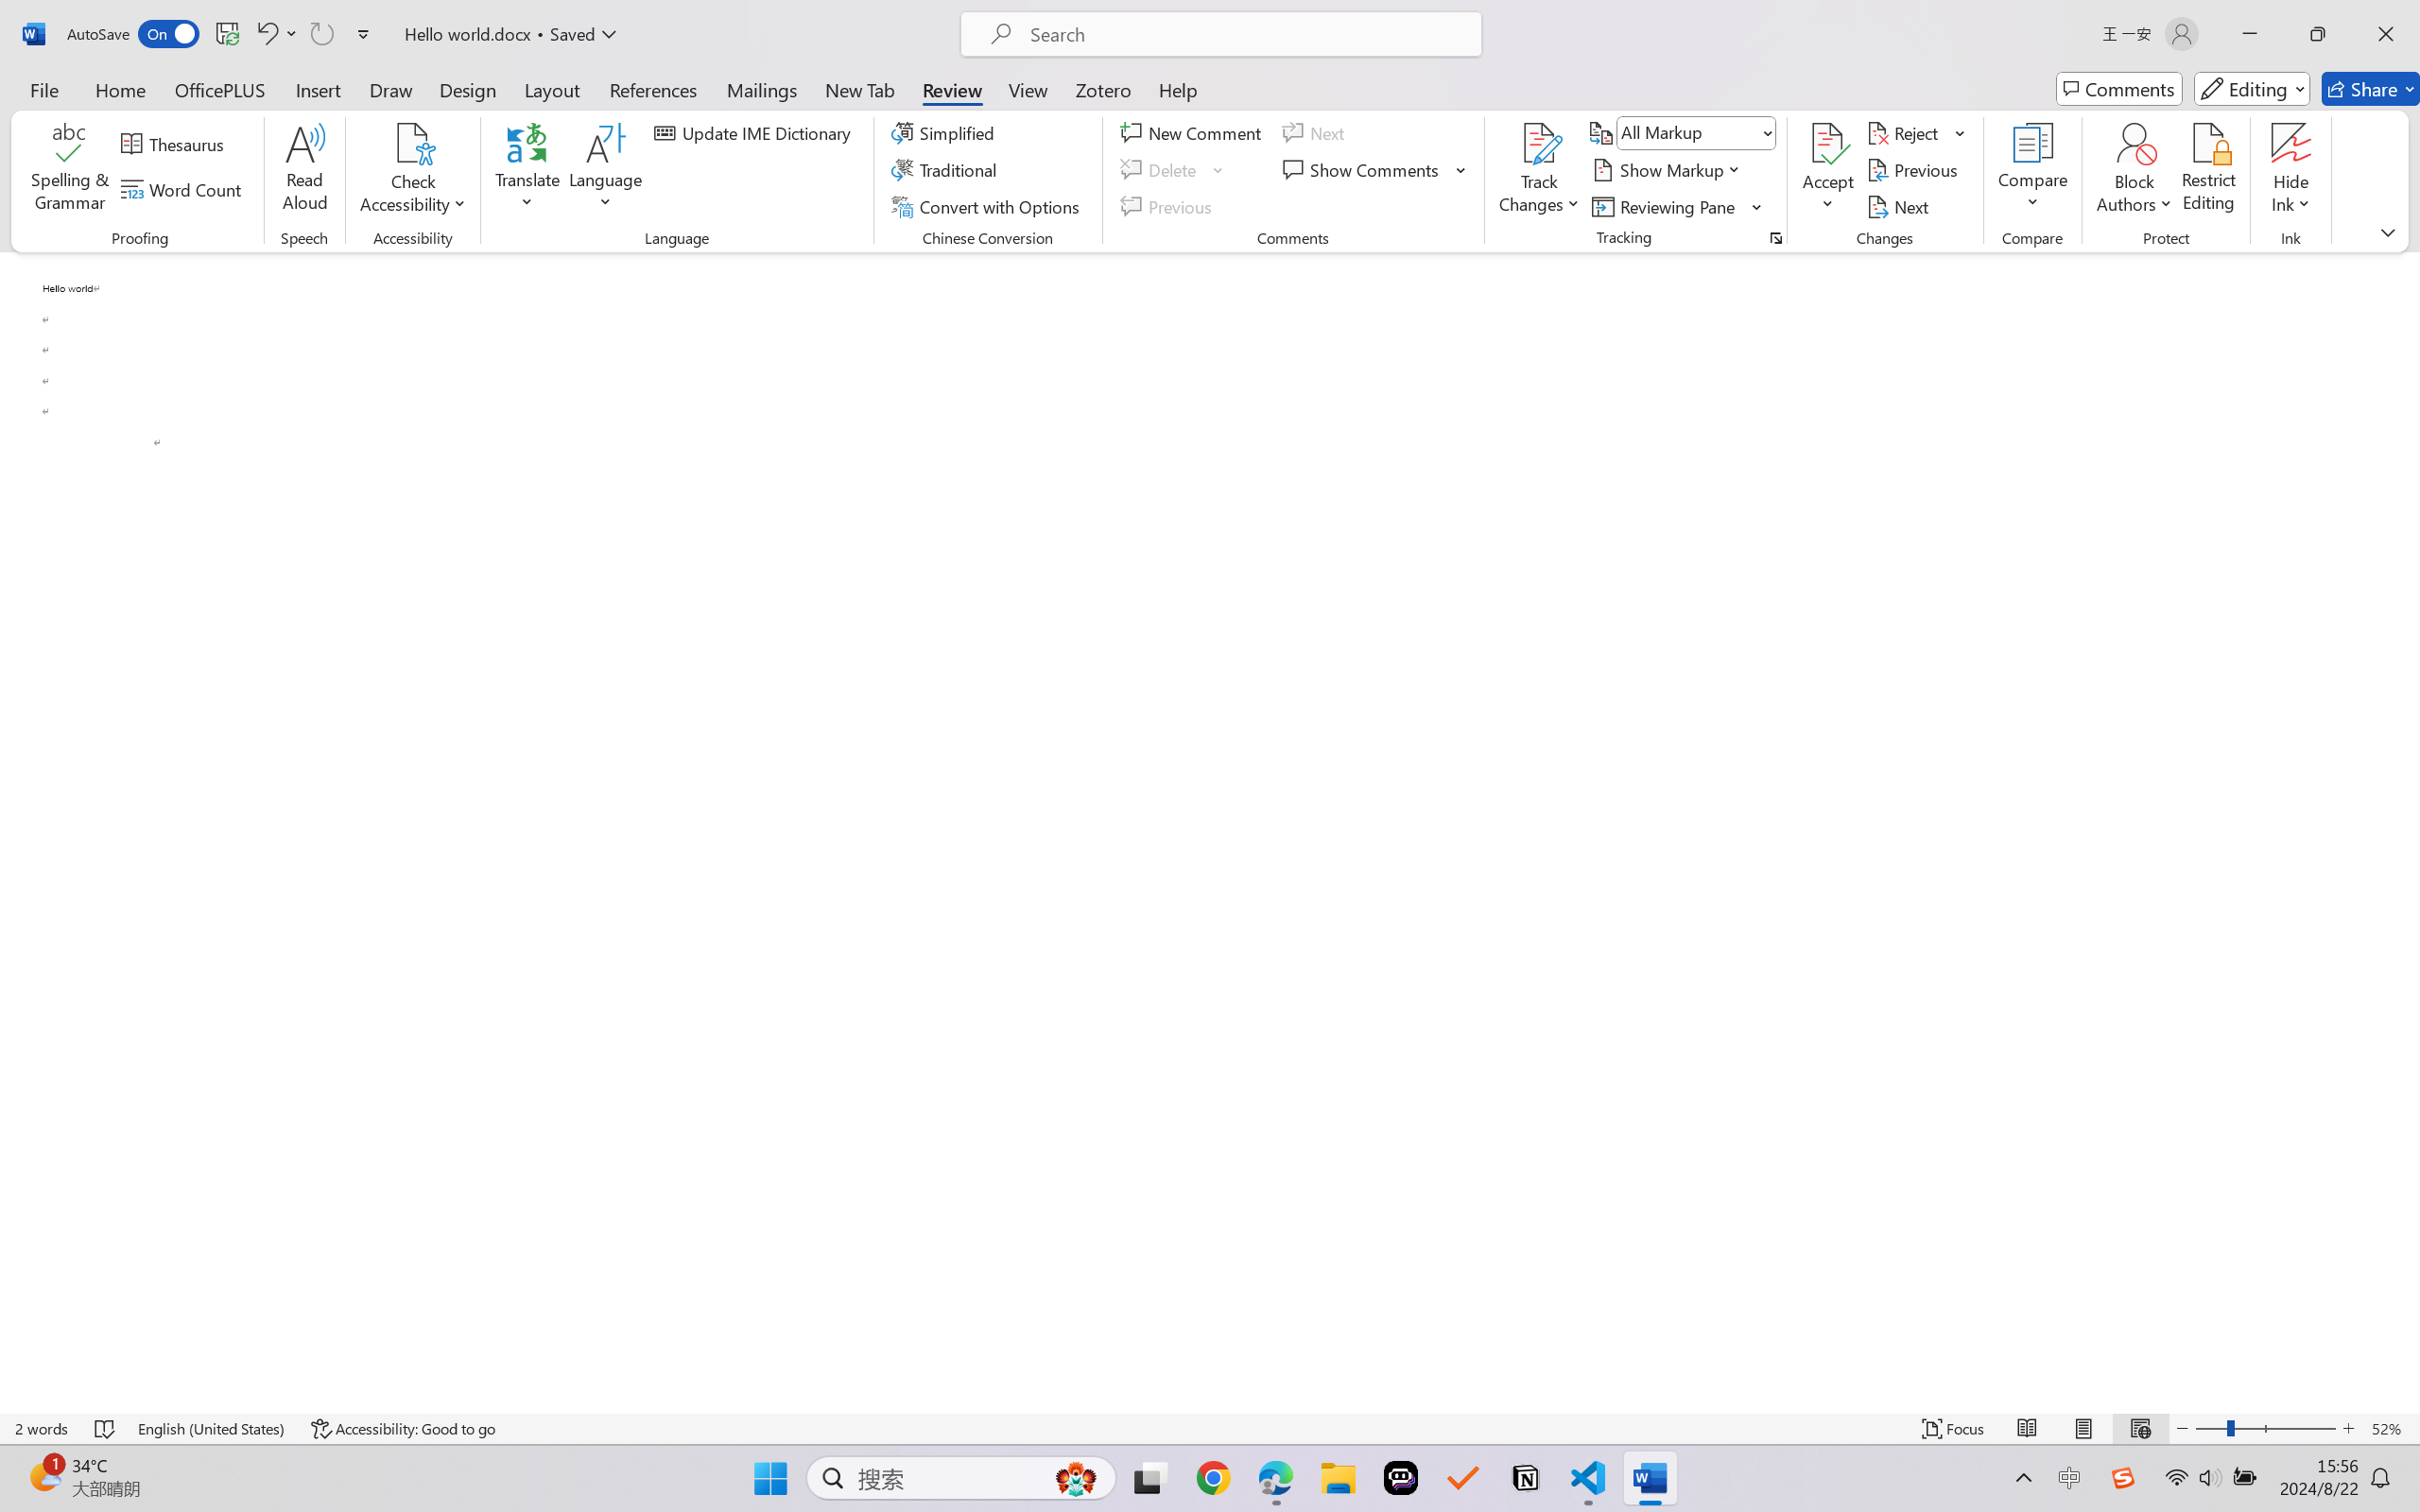 The width and height of the screenshot is (2420, 1512). What do you see at coordinates (1161, 170) in the screenshot?
I see `'Delete'` at bounding box center [1161, 170].